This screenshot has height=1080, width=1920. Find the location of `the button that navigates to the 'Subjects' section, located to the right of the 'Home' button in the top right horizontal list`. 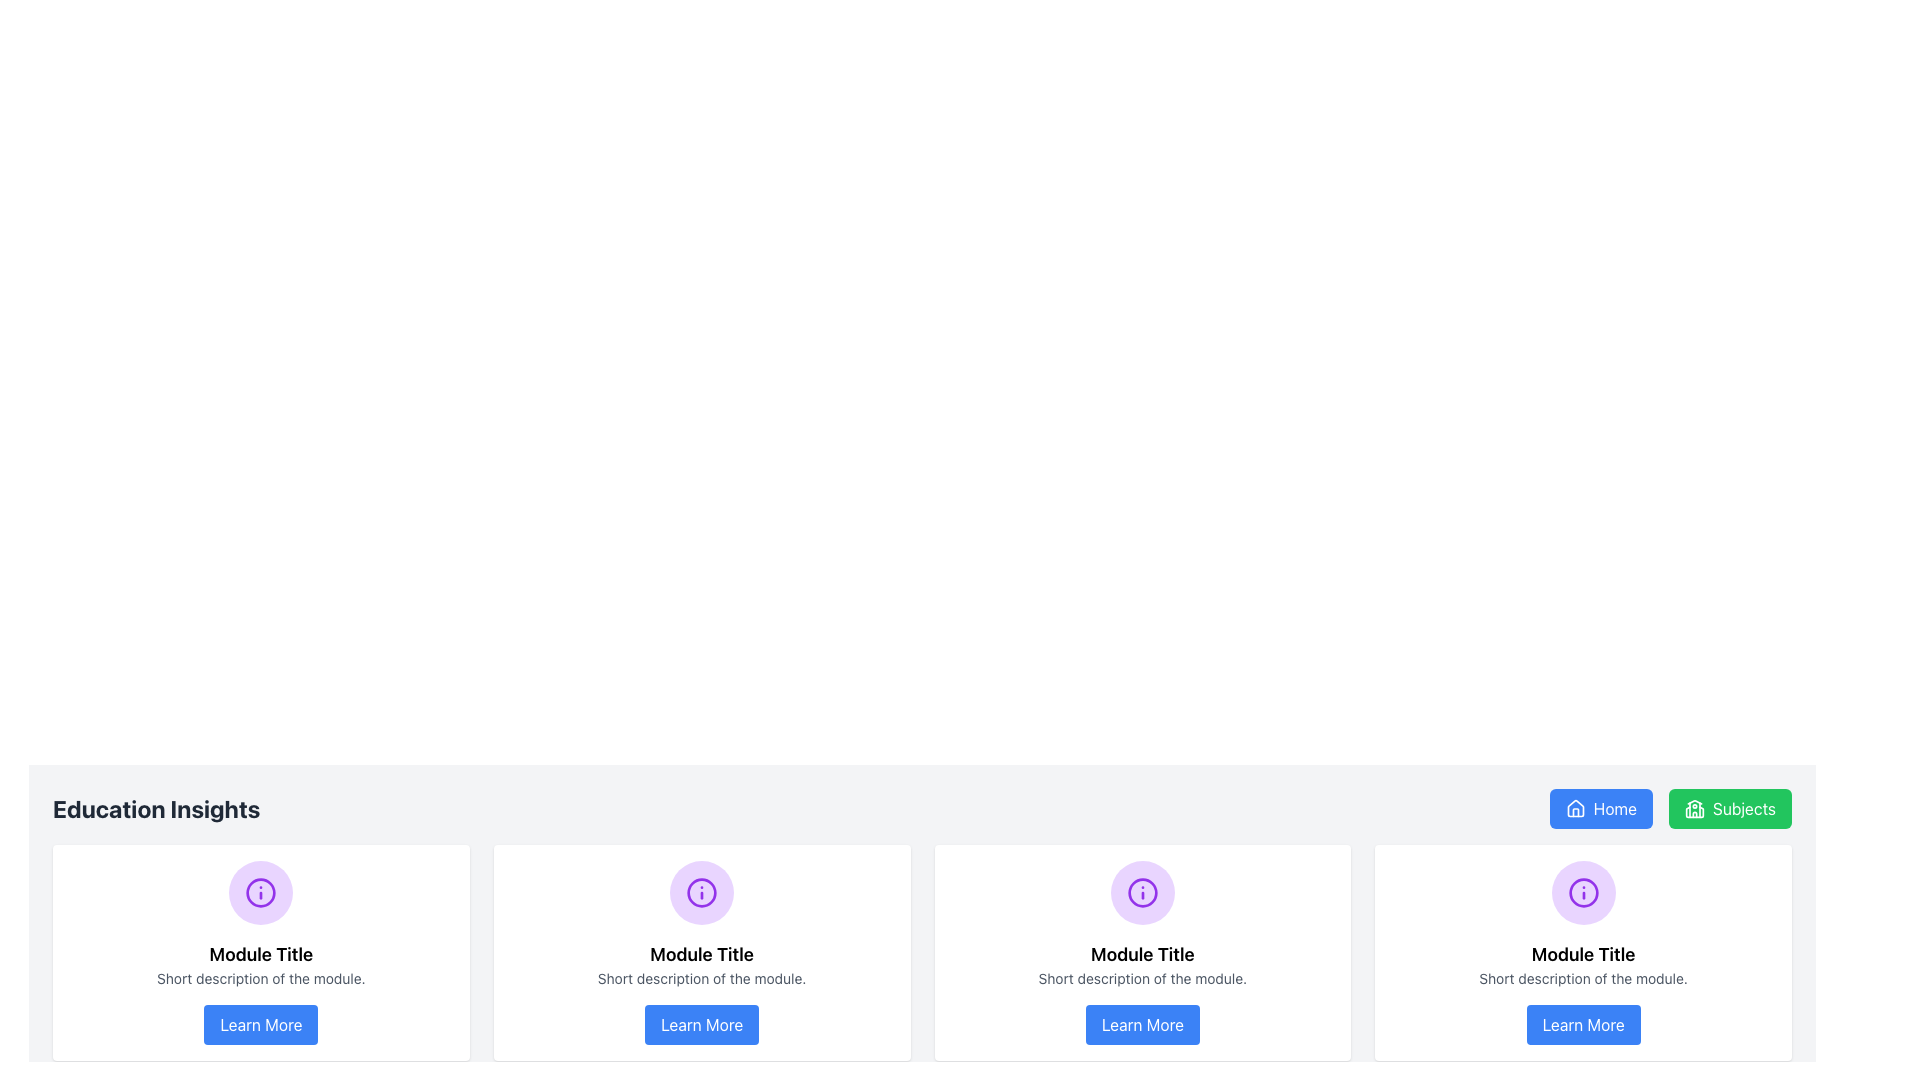

the button that navigates to the 'Subjects' section, located to the right of the 'Home' button in the top right horizontal list is located at coordinates (1729, 808).